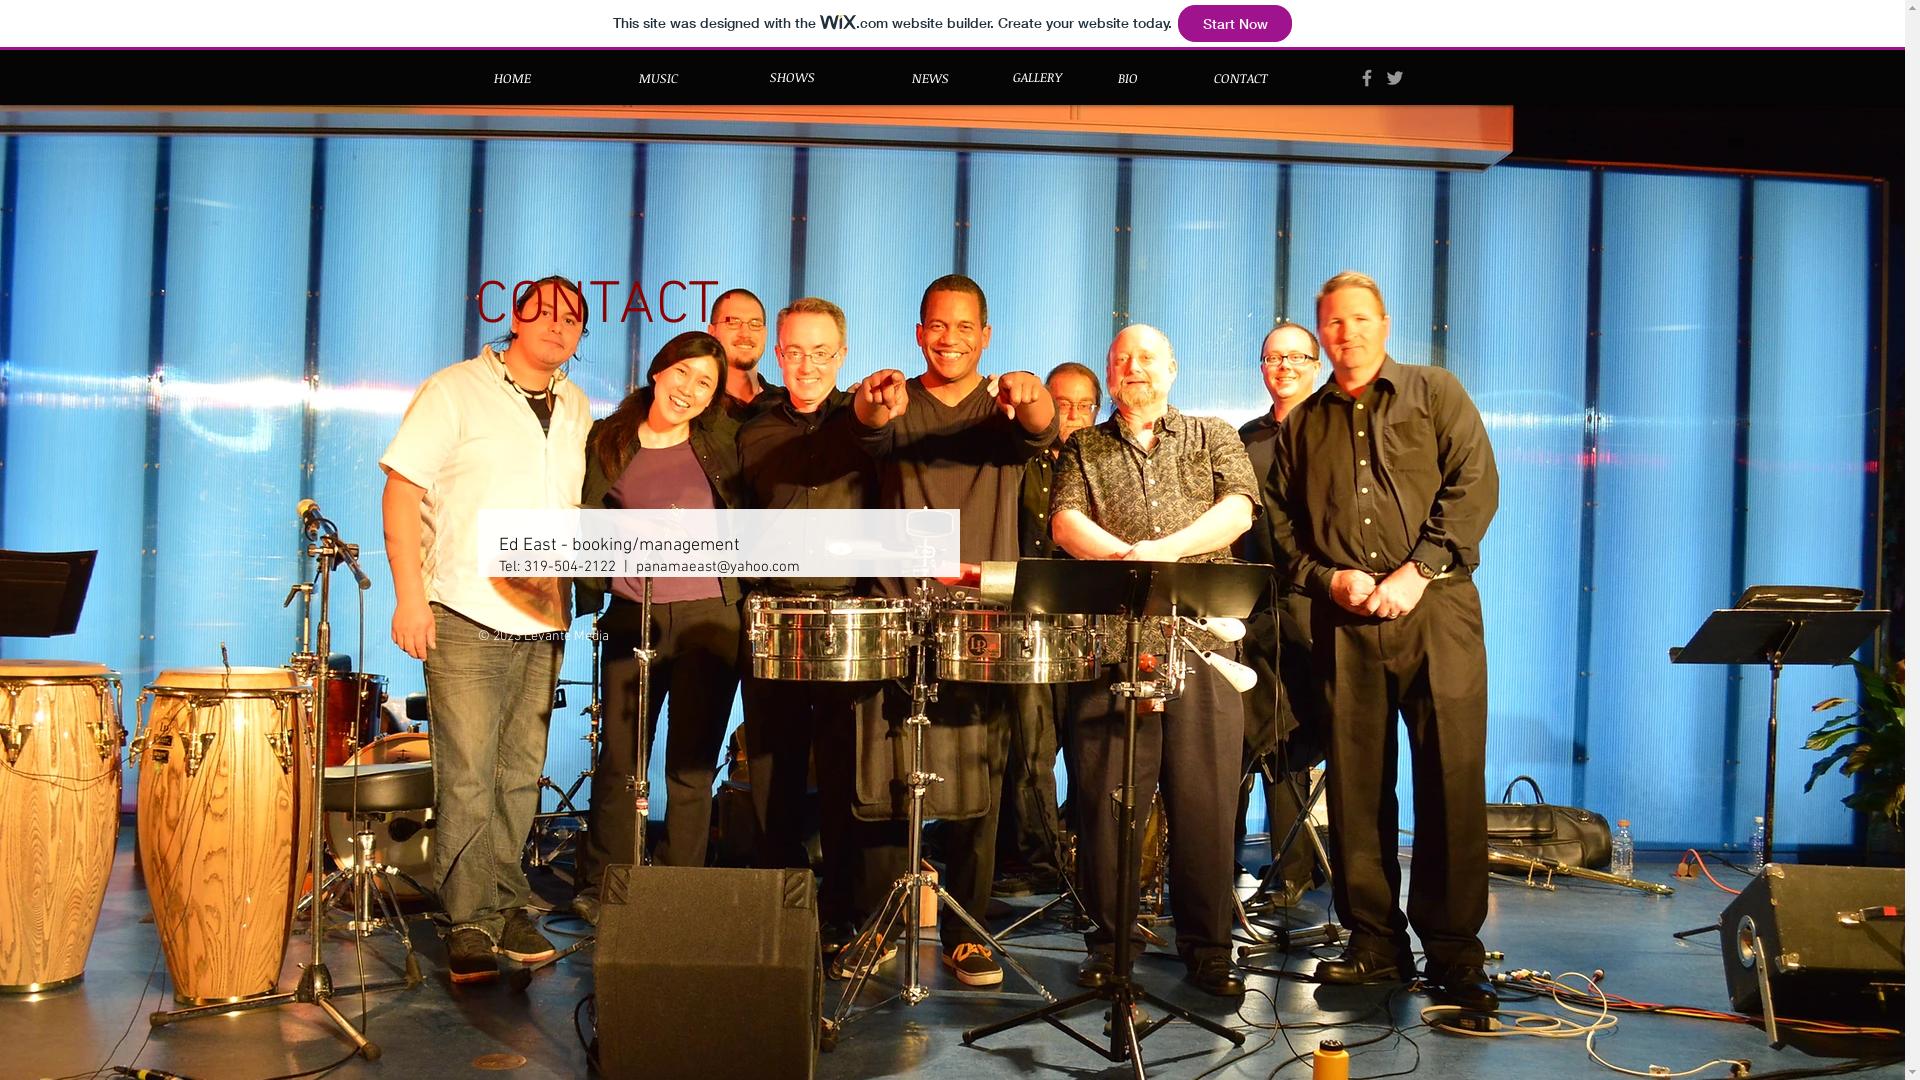 The image size is (1920, 1080). I want to click on 'MUSIC', so click(614, 76).